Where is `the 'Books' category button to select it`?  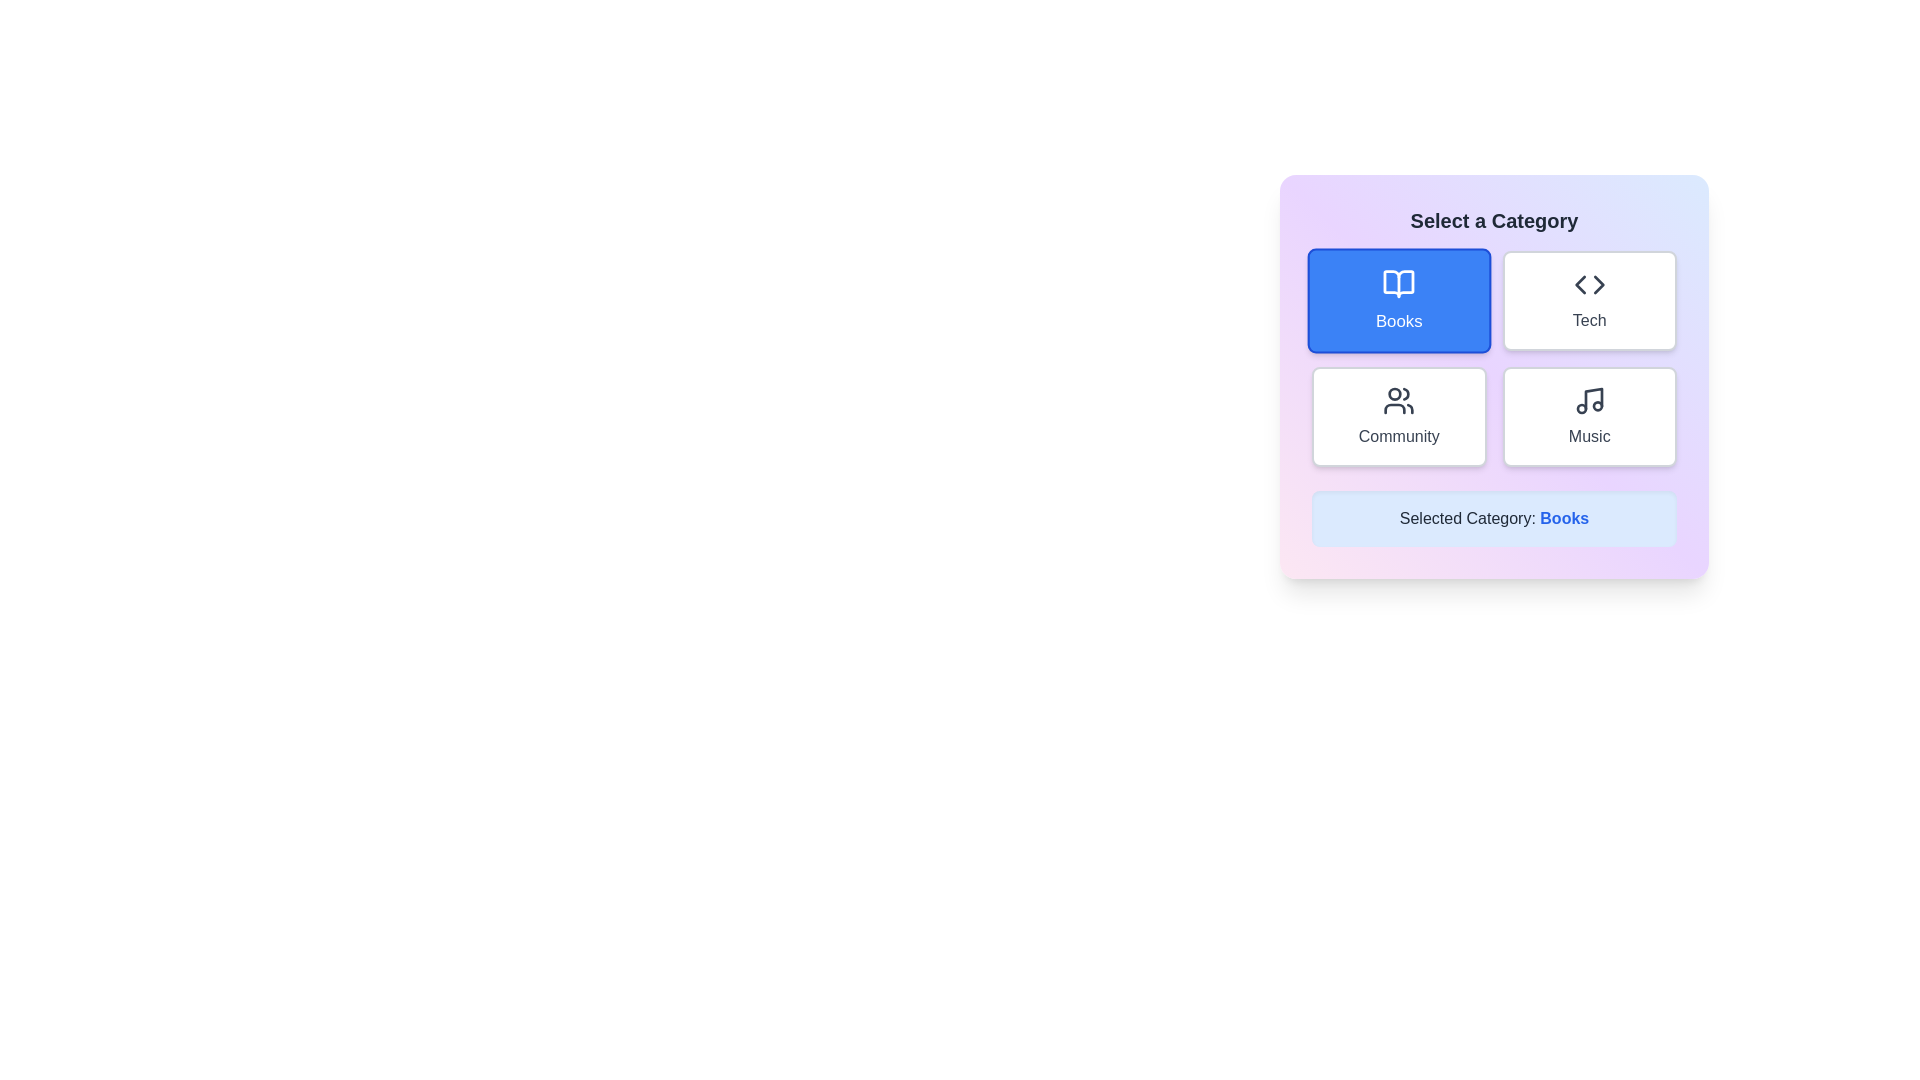 the 'Books' category button to select it is located at coordinates (1398, 300).